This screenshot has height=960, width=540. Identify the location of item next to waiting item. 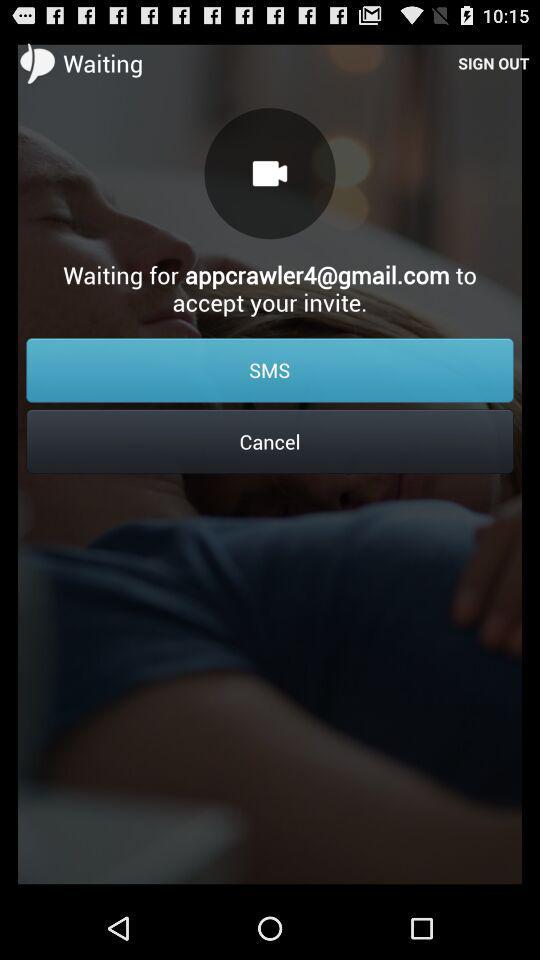
(492, 62).